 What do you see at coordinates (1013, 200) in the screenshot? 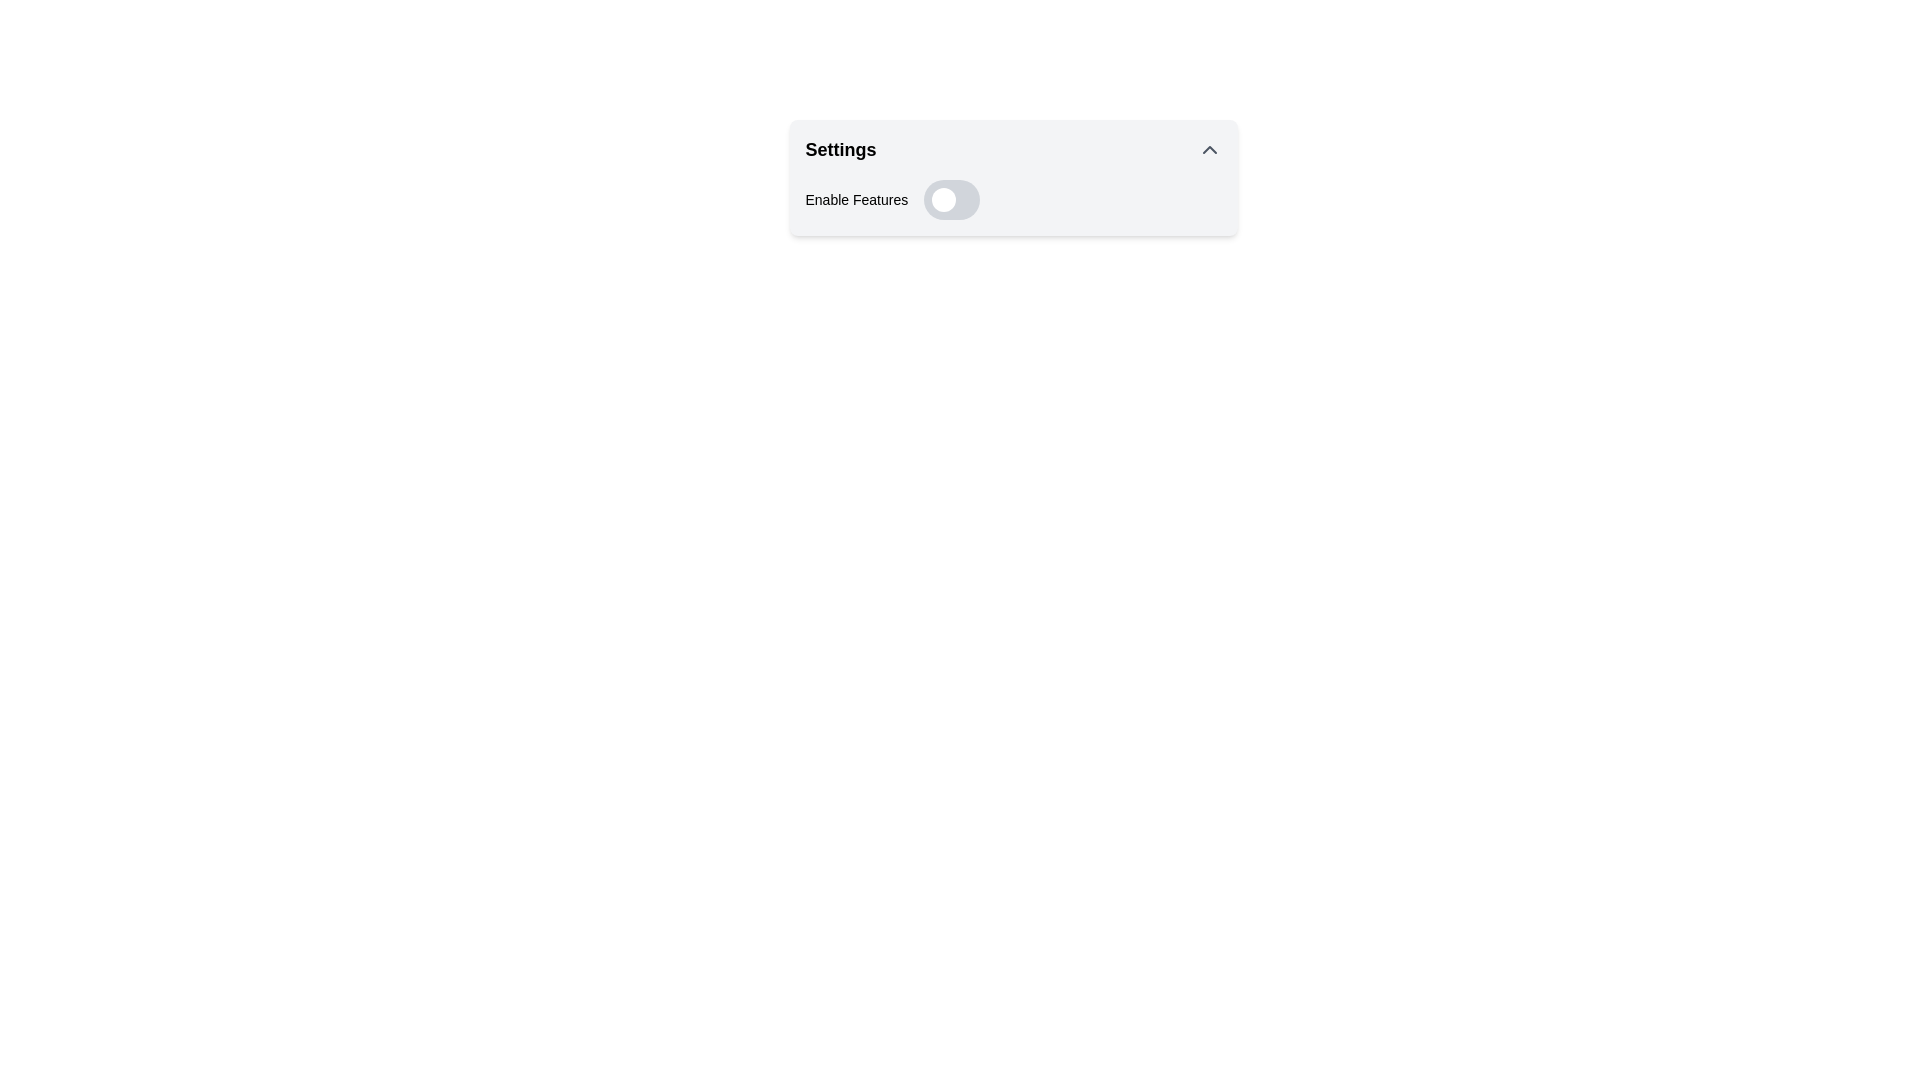
I see `the toggle switch labeled 'Enable Features'` at bounding box center [1013, 200].